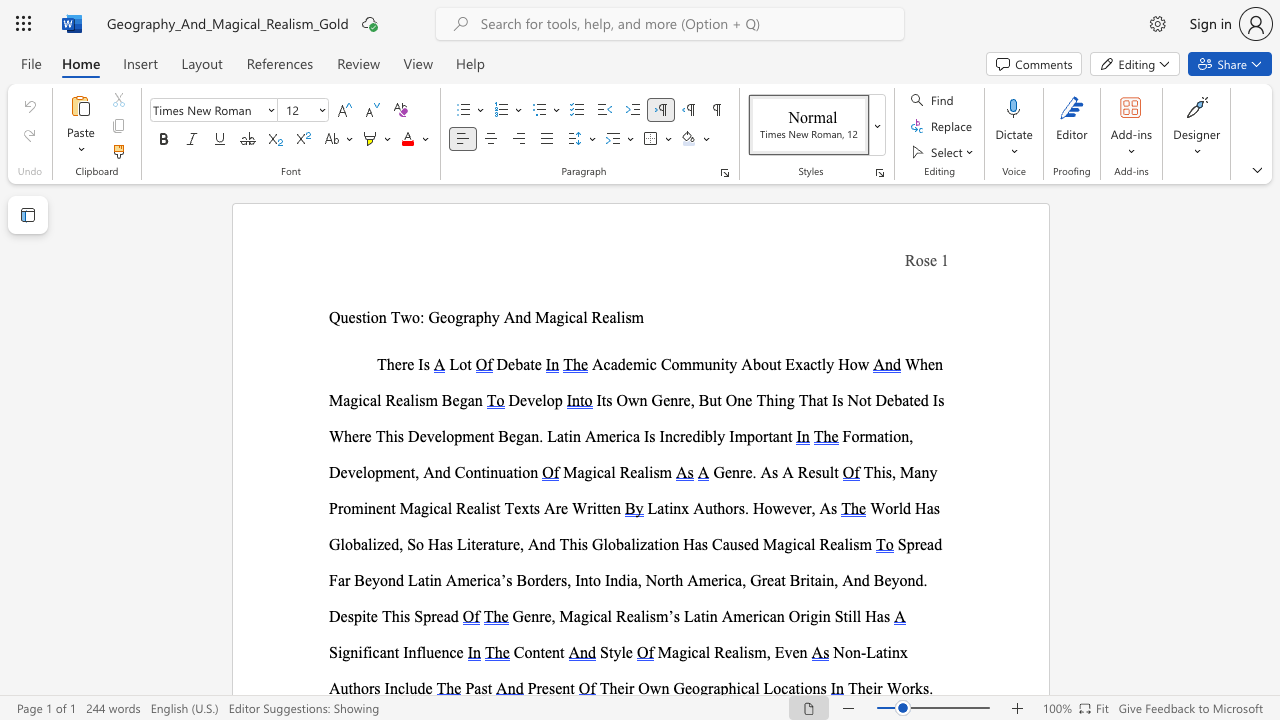  I want to click on the subset text "s Own Genre, But One Thing That Is Not Debated Is Where This Develo" within the text "Its Own Genre, But One Thing That Is Not Debated Is Where This Development Began. Latin America Is Incredibly Important", so click(605, 400).